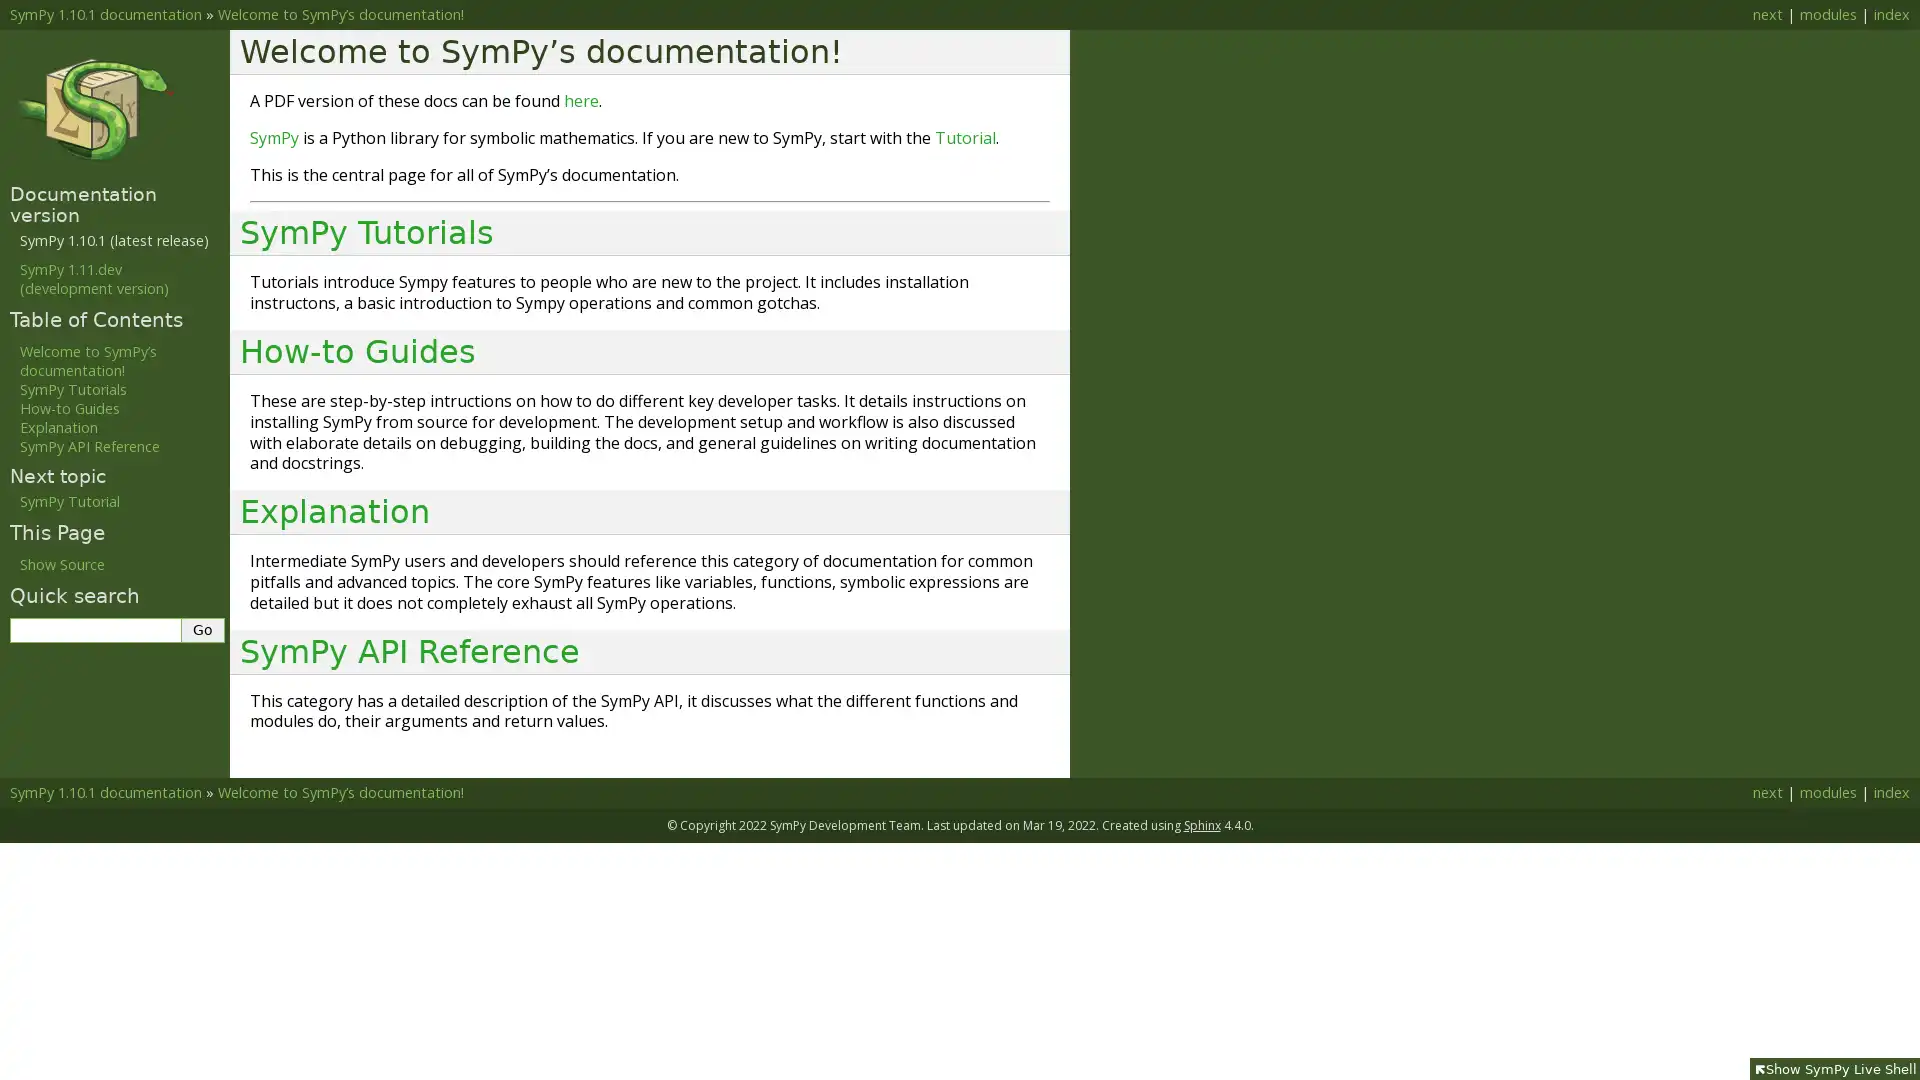 The height and width of the screenshot is (1080, 1920). I want to click on Go, so click(203, 628).